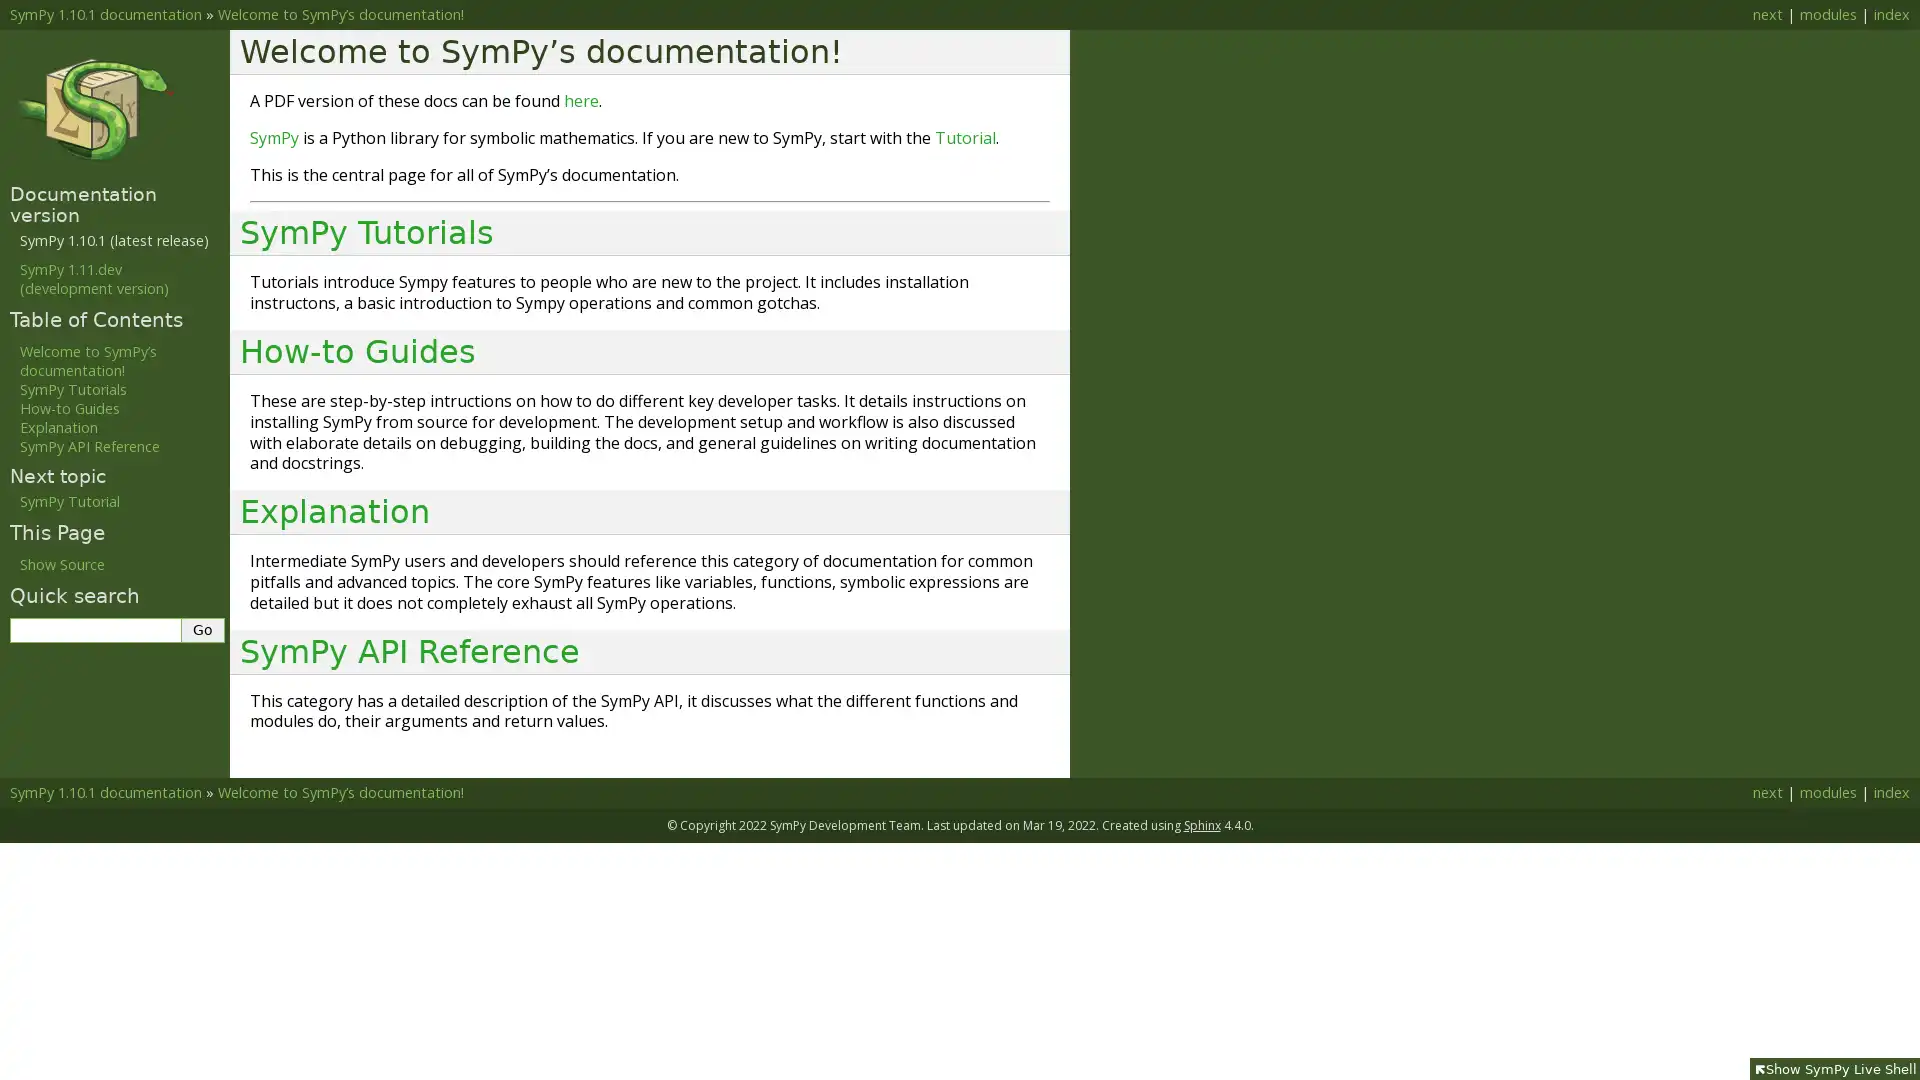 The height and width of the screenshot is (1080, 1920). I want to click on Go, so click(203, 628).